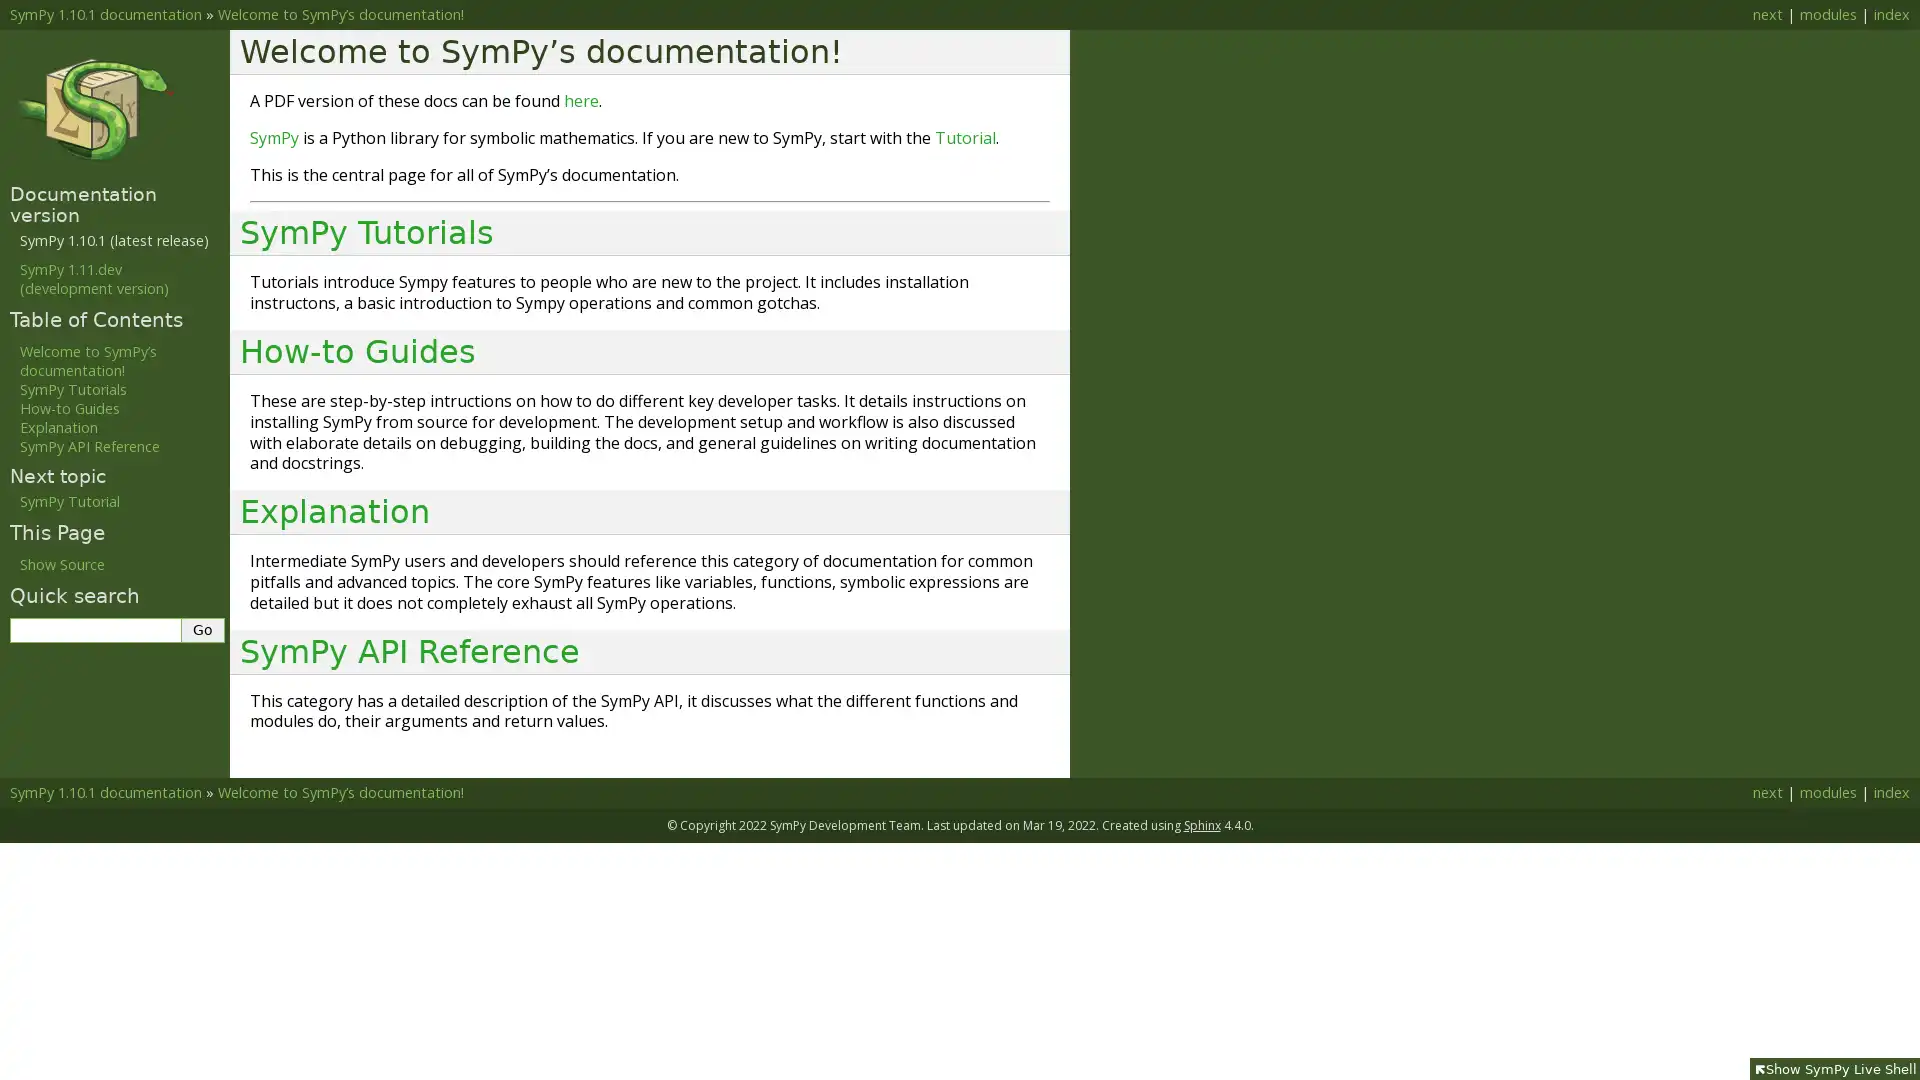 The height and width of the screenshot is (1080, 1920). I want to click on Go, so click(203, 628).